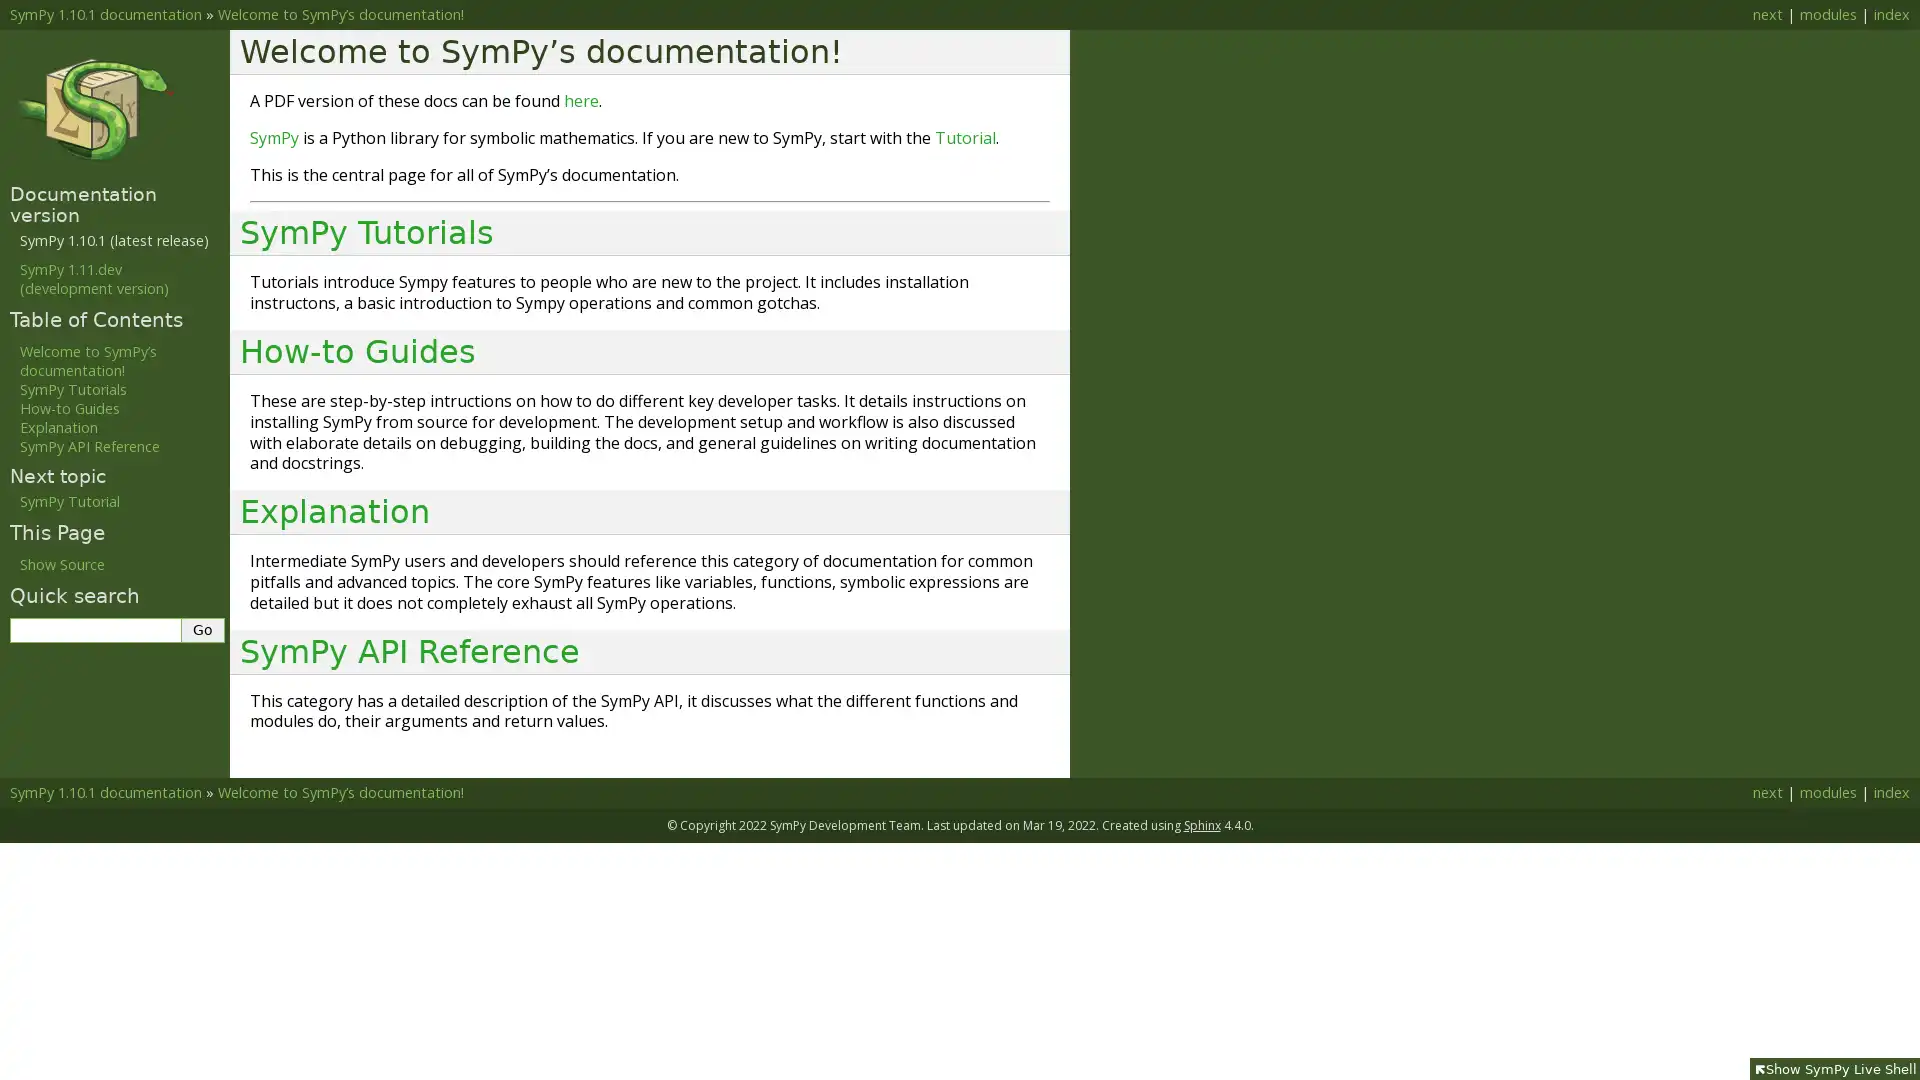 The height and width of the screenshot is (1080, 1920). I want to click on Go, so click(203, 628).